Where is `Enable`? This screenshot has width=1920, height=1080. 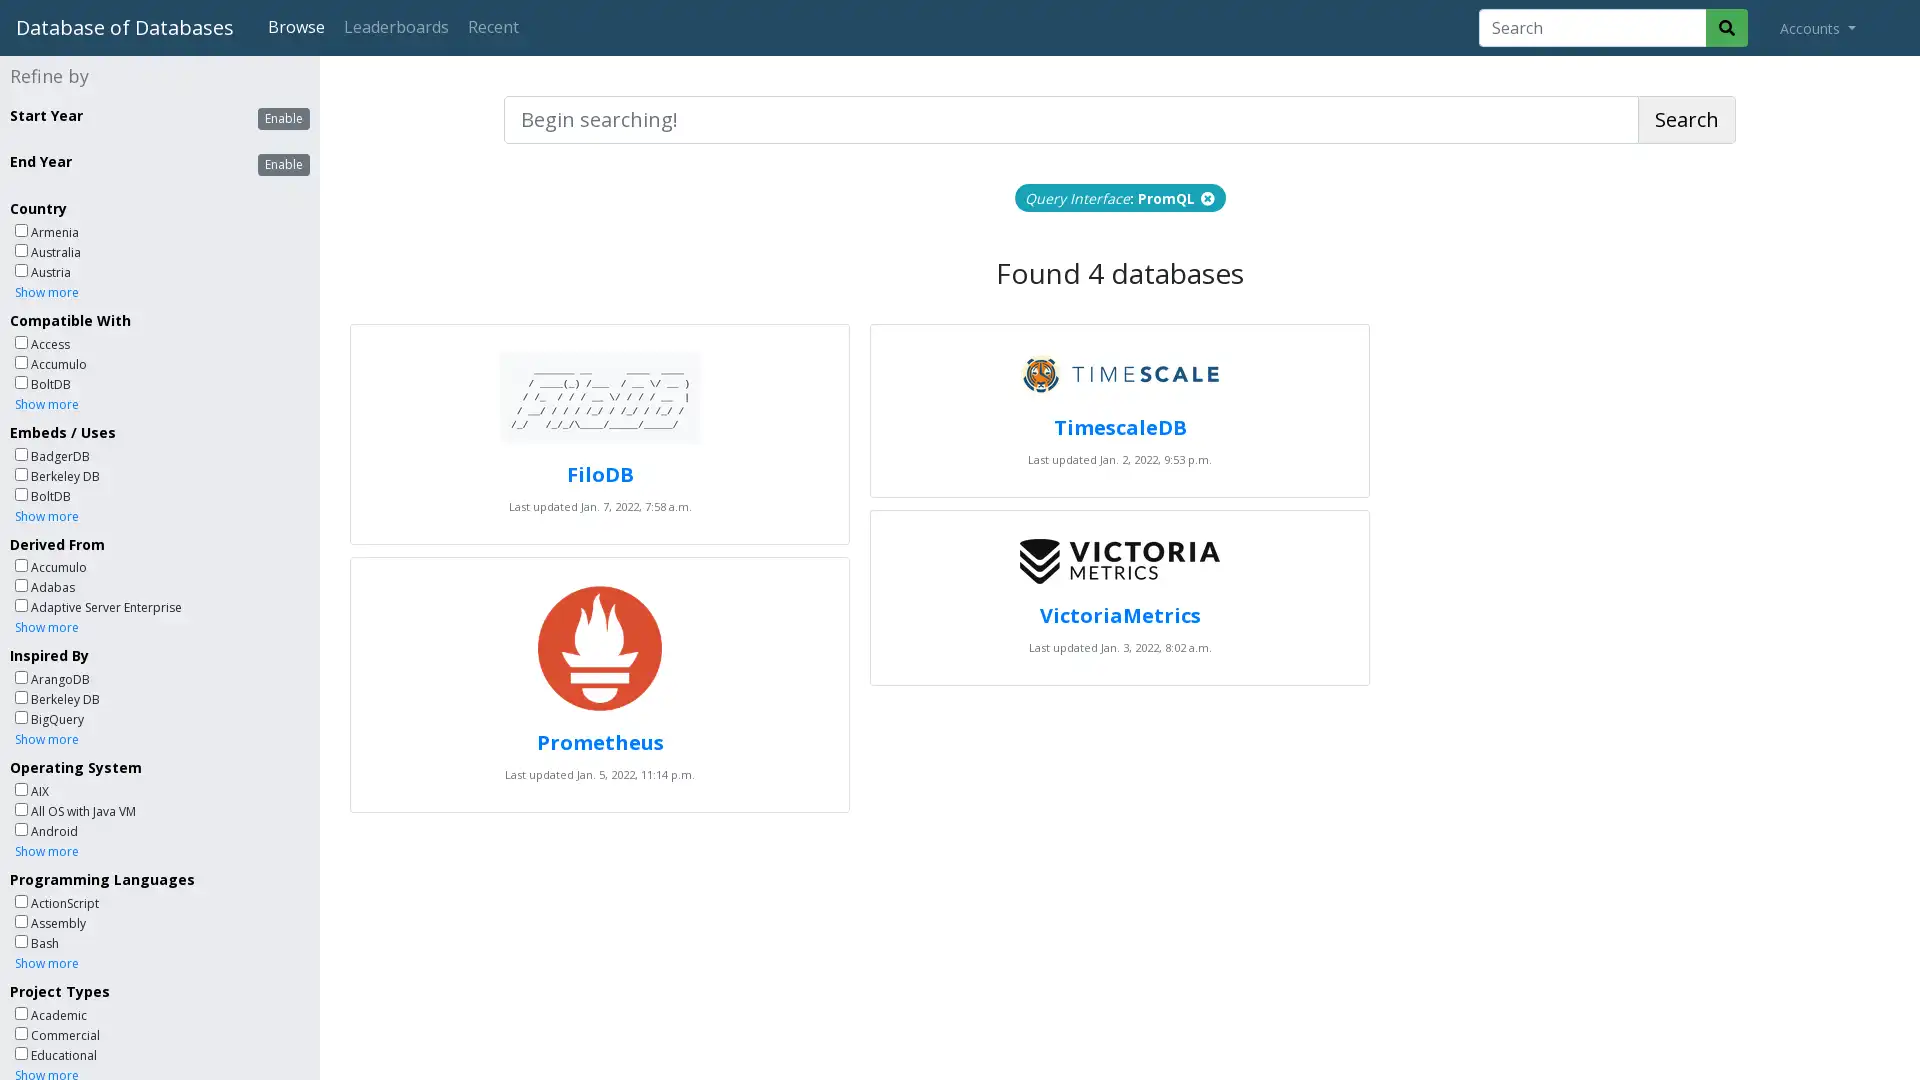 Enable is located at coordinates (282, 118).